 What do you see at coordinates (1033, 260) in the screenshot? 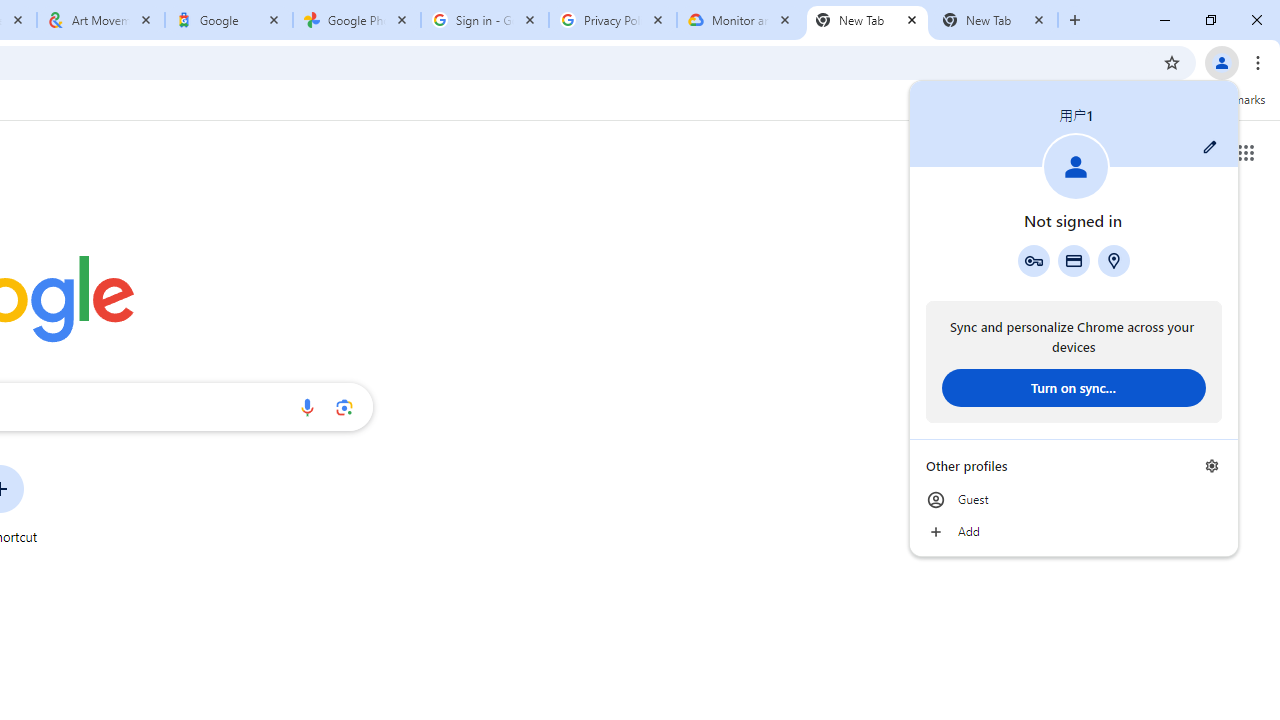
I see `'Google Password Manager'` at bounding box center [1033, 260].